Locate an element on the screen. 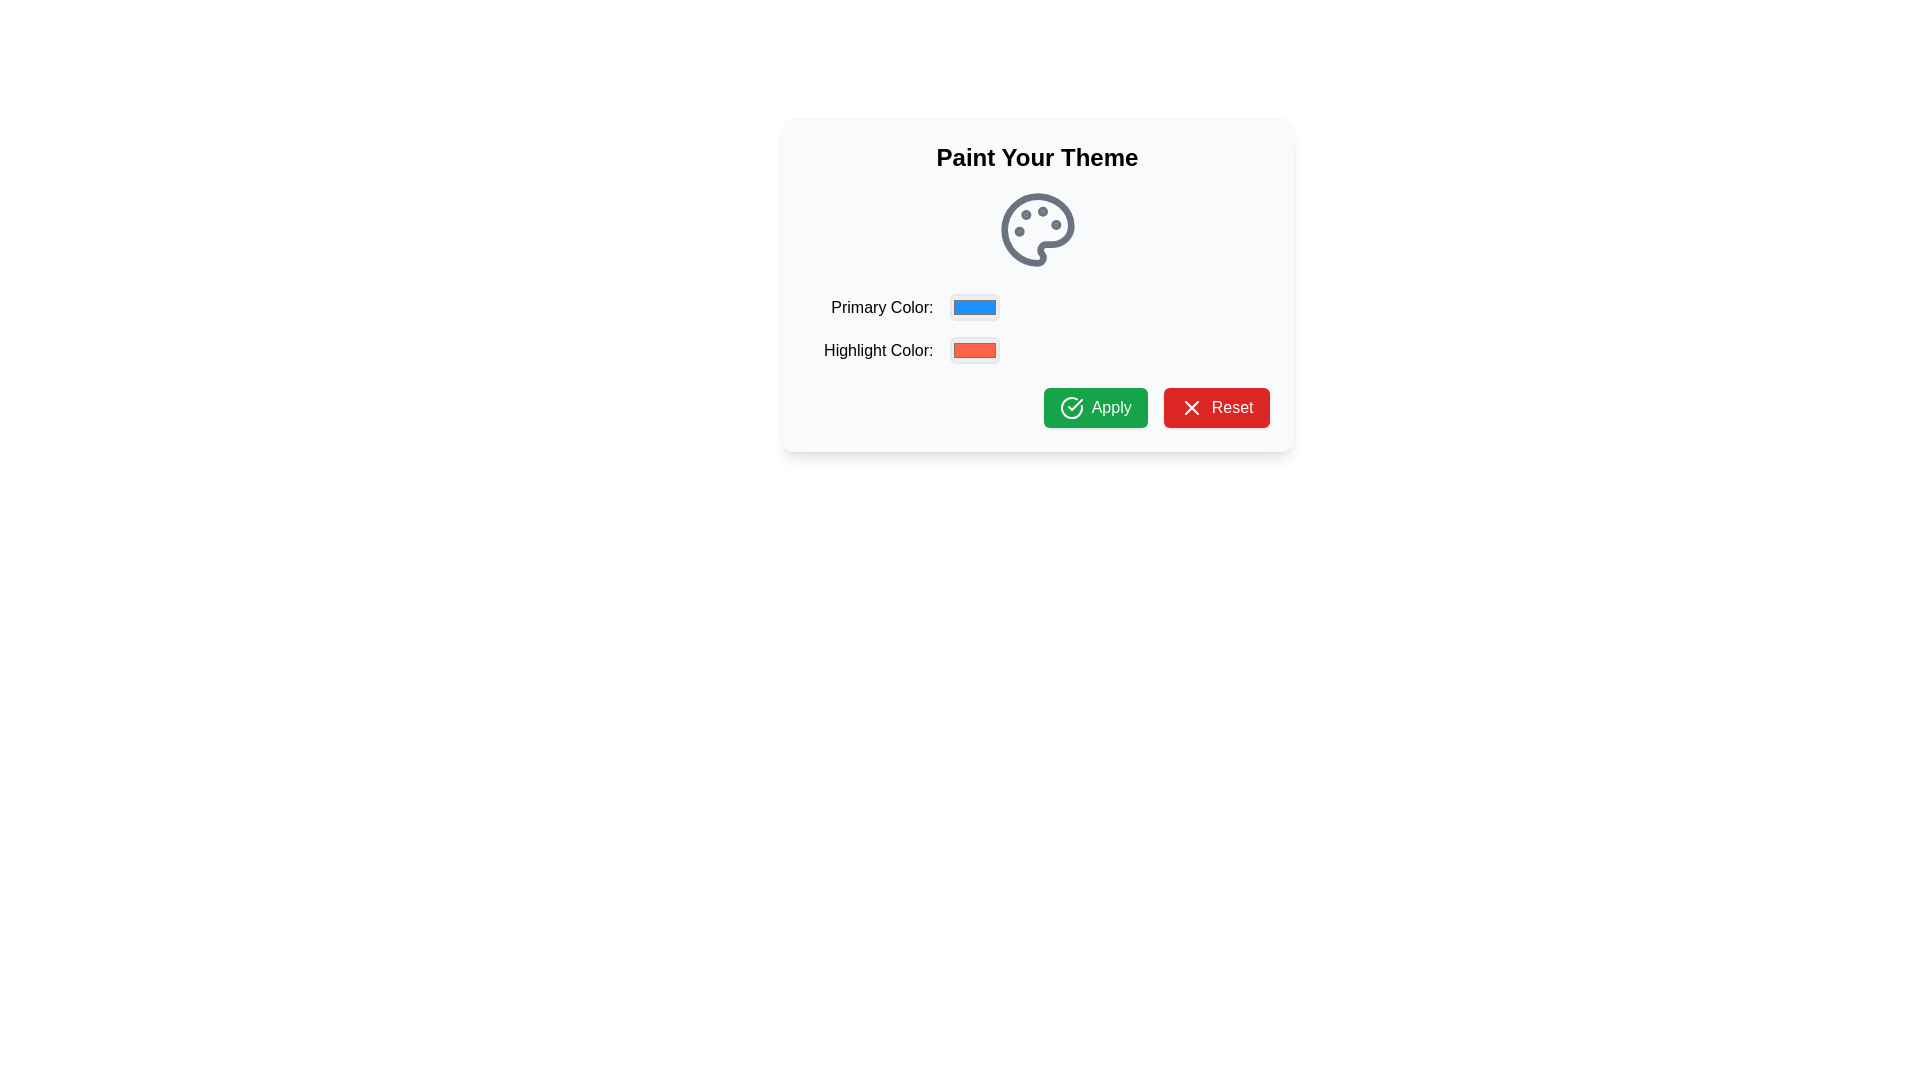 This screenshot has width=1920, height=1080. the color box in the 'Paint Your Theme' dialog is located at coordinates (1037, 307).